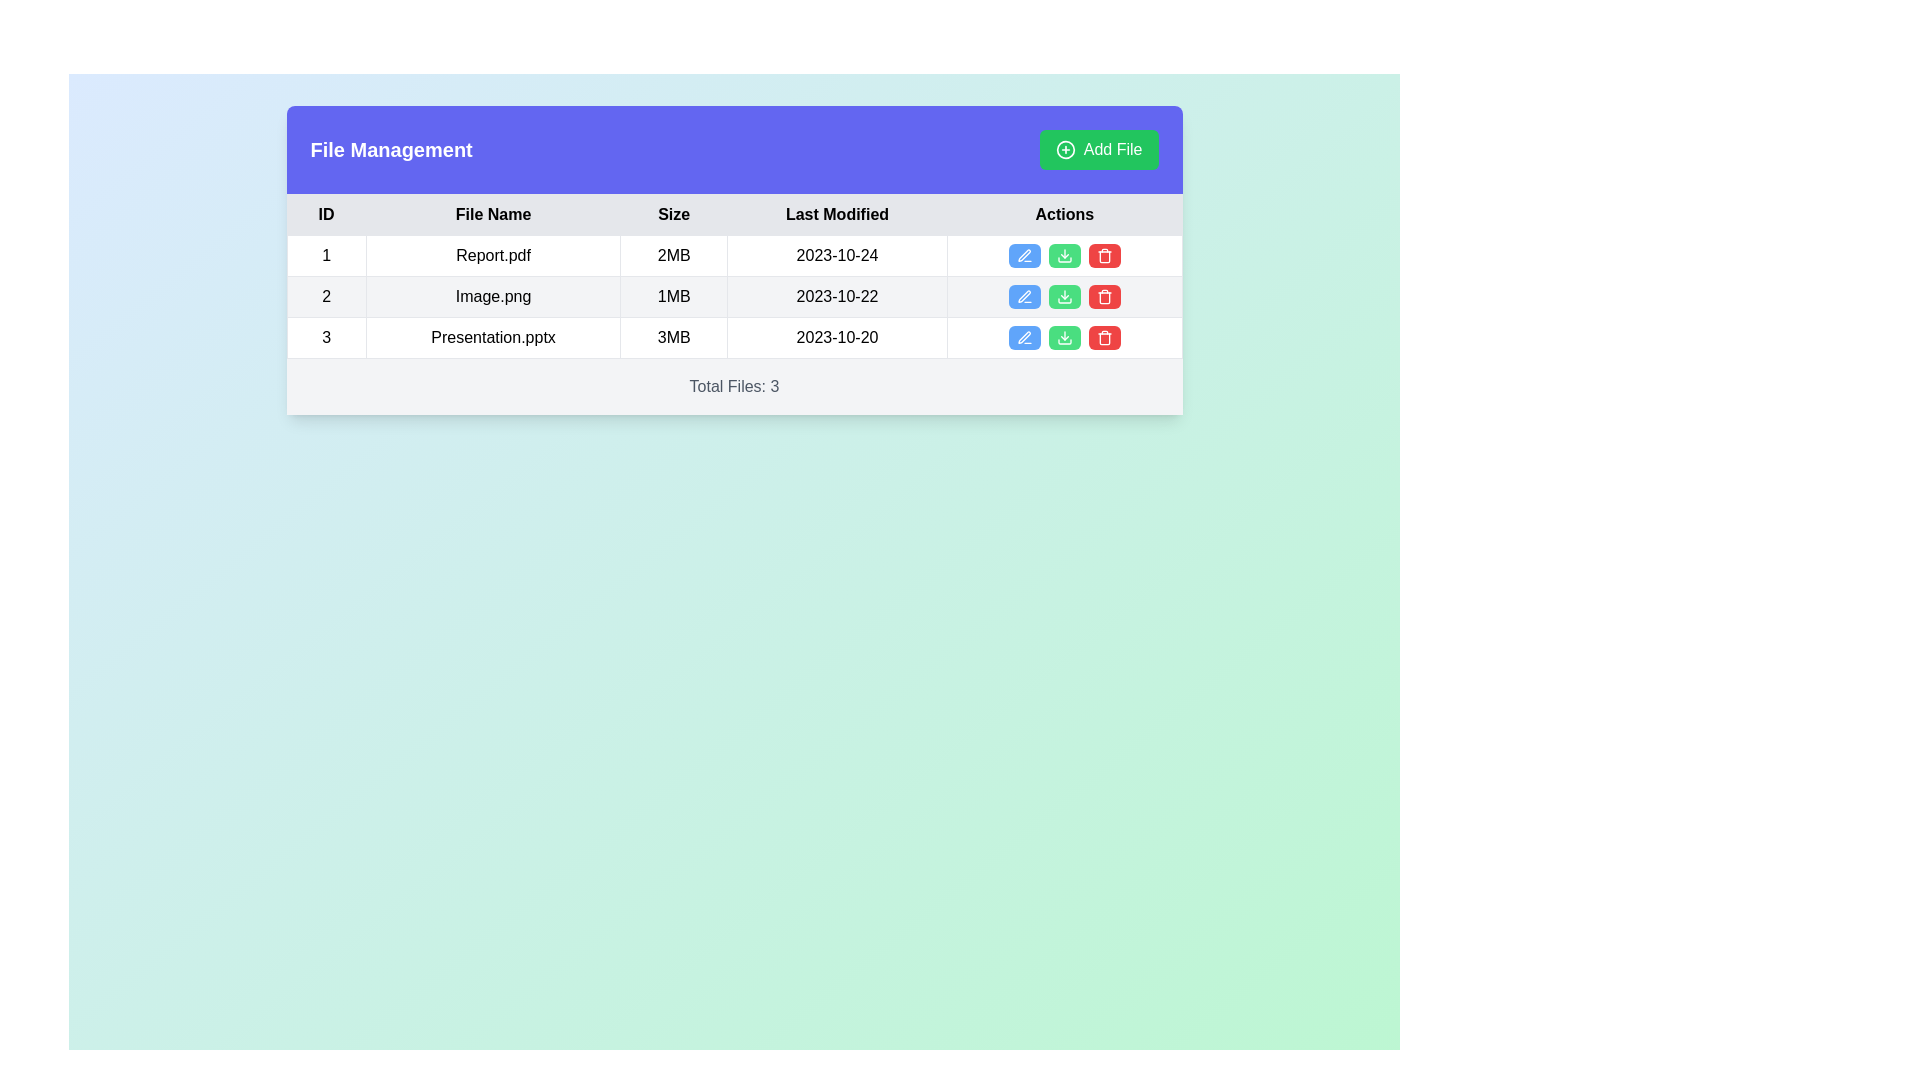  I want to click on the text cell displaying the number '1' in the 'ID' column of the file management panel's table, so click(326, 254).